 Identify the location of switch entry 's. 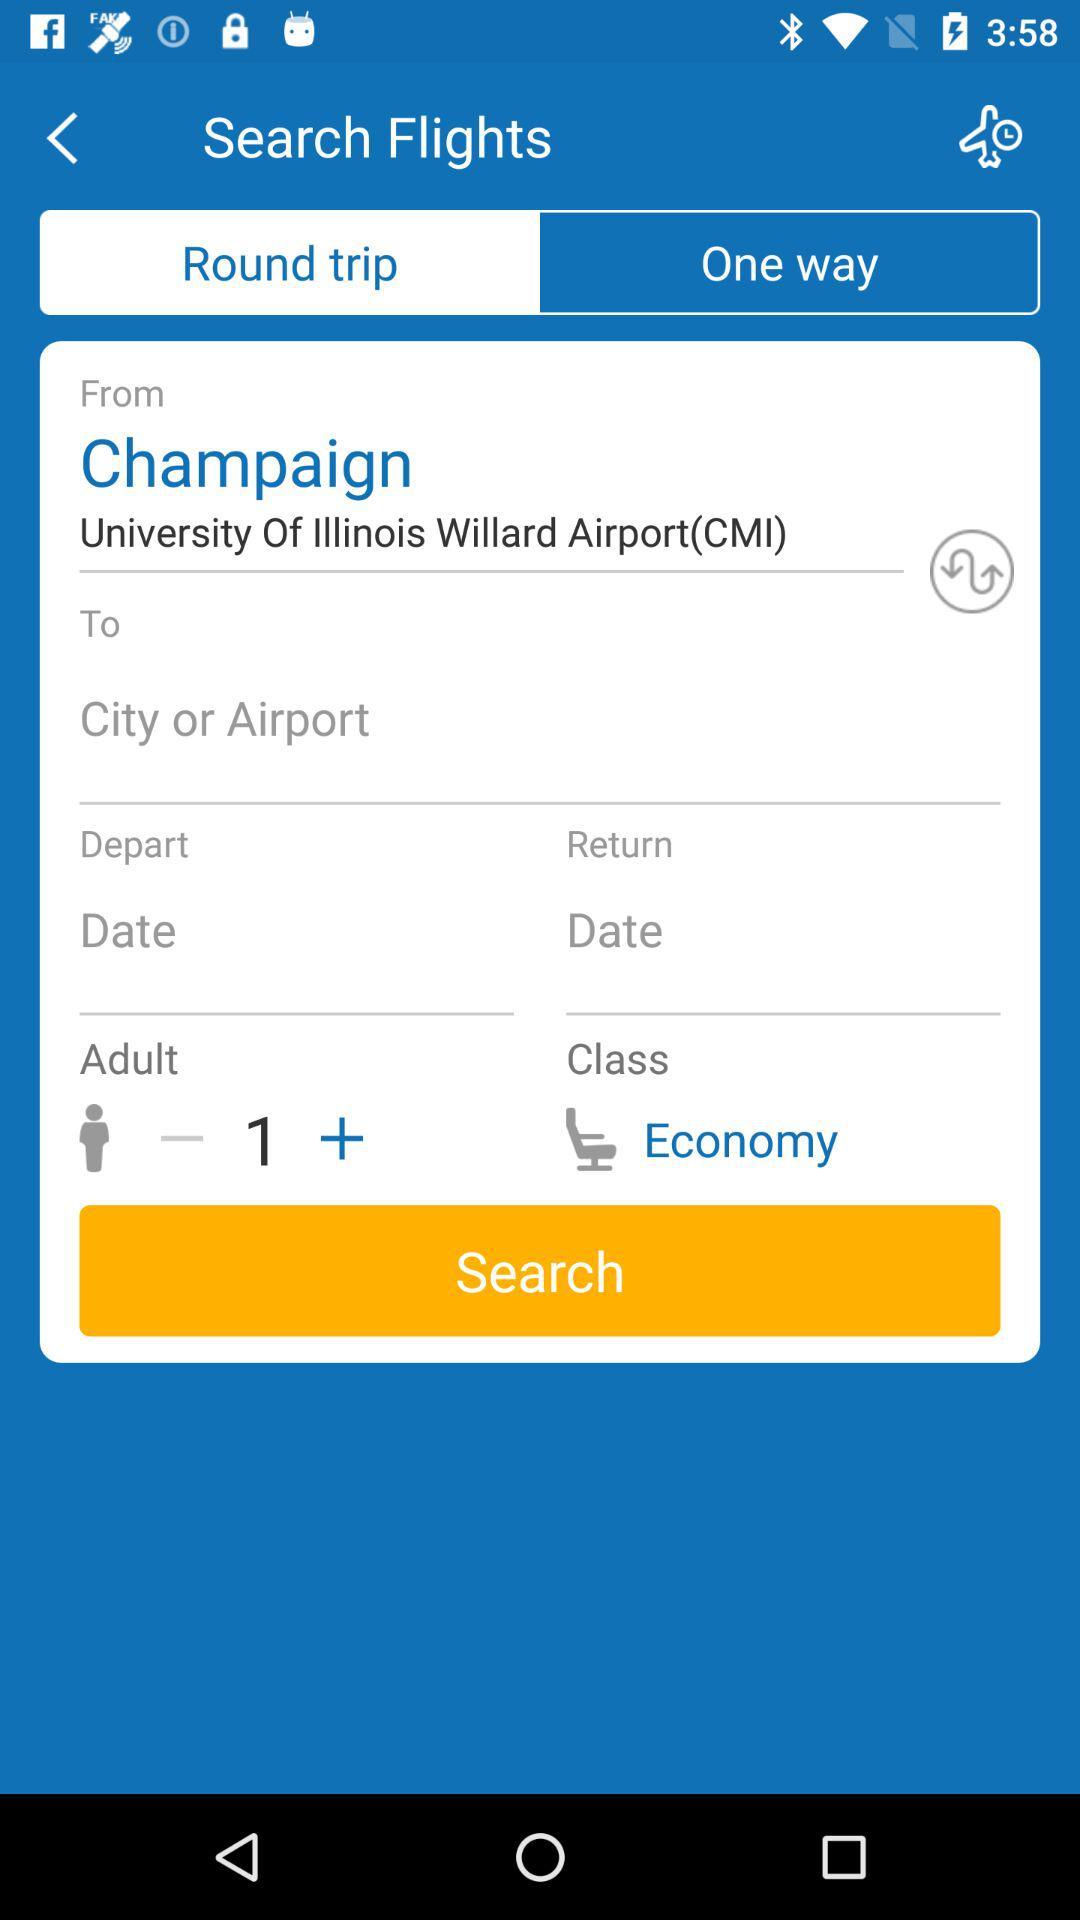
(971, 570).